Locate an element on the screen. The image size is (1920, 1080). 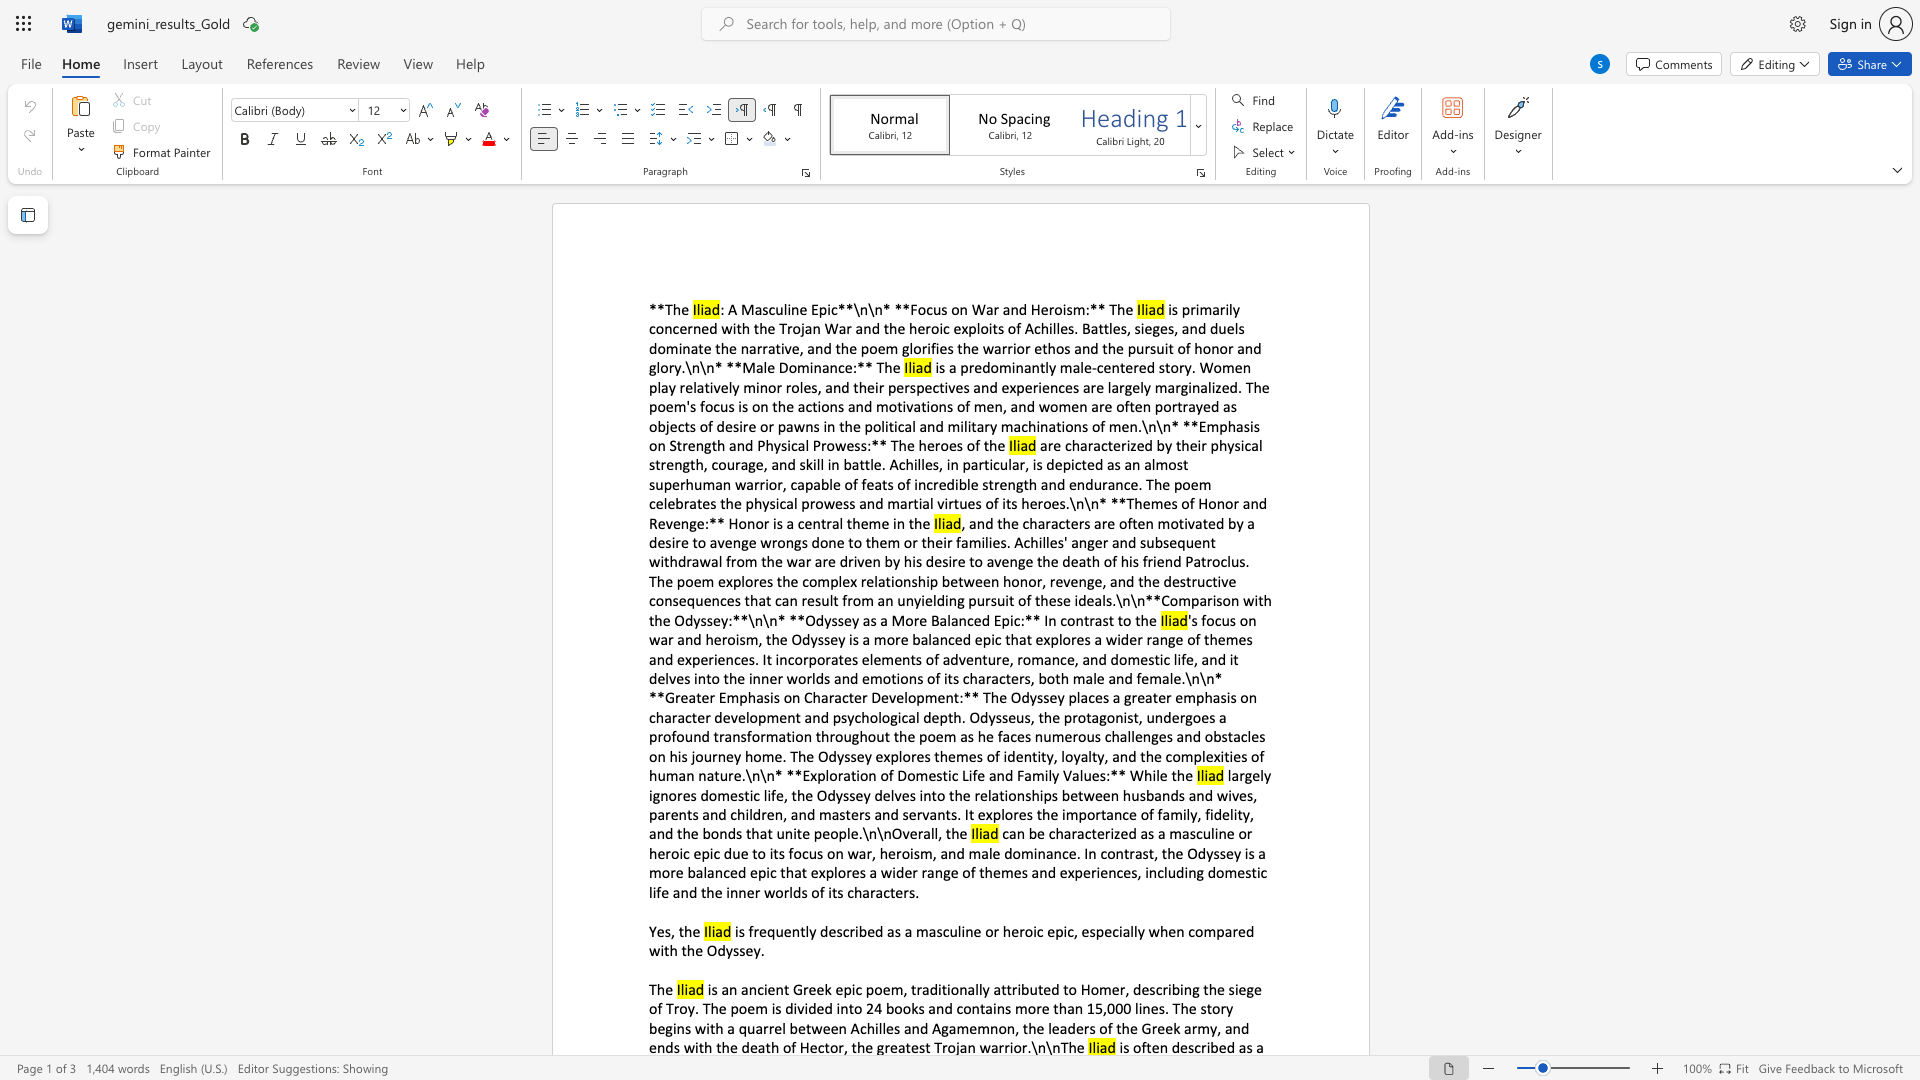
the subset text "agonist, undergoes a profound transformation throughout the poem as he faces numerous challenges and obstacles on his journey home. Th" within the text "'s focus on war and heroism, the Odyssey is a more balanced epic that explores a wider range of themes and experiences. It incorporates elements of adventure, romance, and domestic life, and it delves into the inner worlds and emotions of its characters, both male and female.\n\n* **Greater Emphasis on Character Development:** The Odyssey places a greater emphasis on character development and psychological depth. Odysseus, the protagonist, undergoes a profound transformation throughout the poem as he faces numerous challenges and obstacles on his journey home. The Odyssey explores themes of identity, loyalty, and the complexities of human nature.\n\n* **Exploration of Domestic Life and Family Values:** While the" is located at coordinates (1090, 716).